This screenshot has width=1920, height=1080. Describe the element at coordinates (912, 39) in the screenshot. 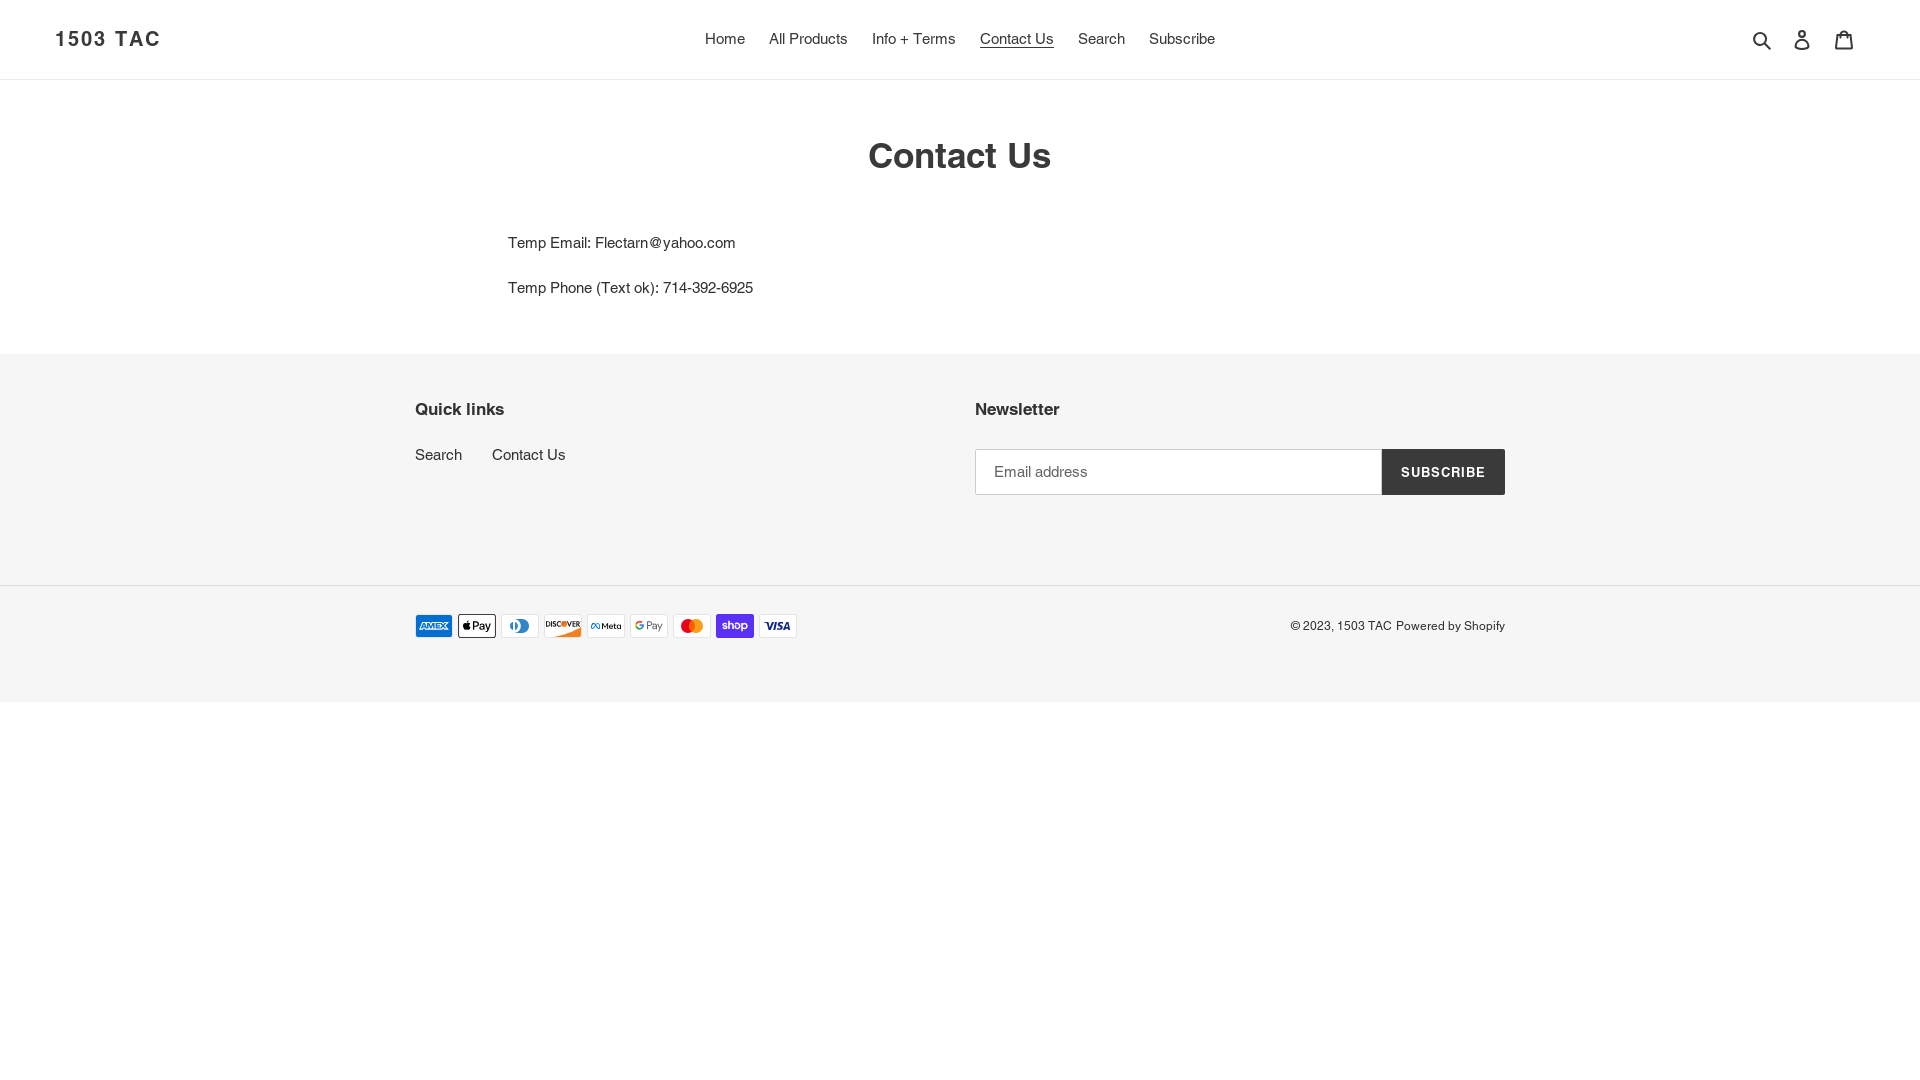

I see `'Info + Terms'` at that location.